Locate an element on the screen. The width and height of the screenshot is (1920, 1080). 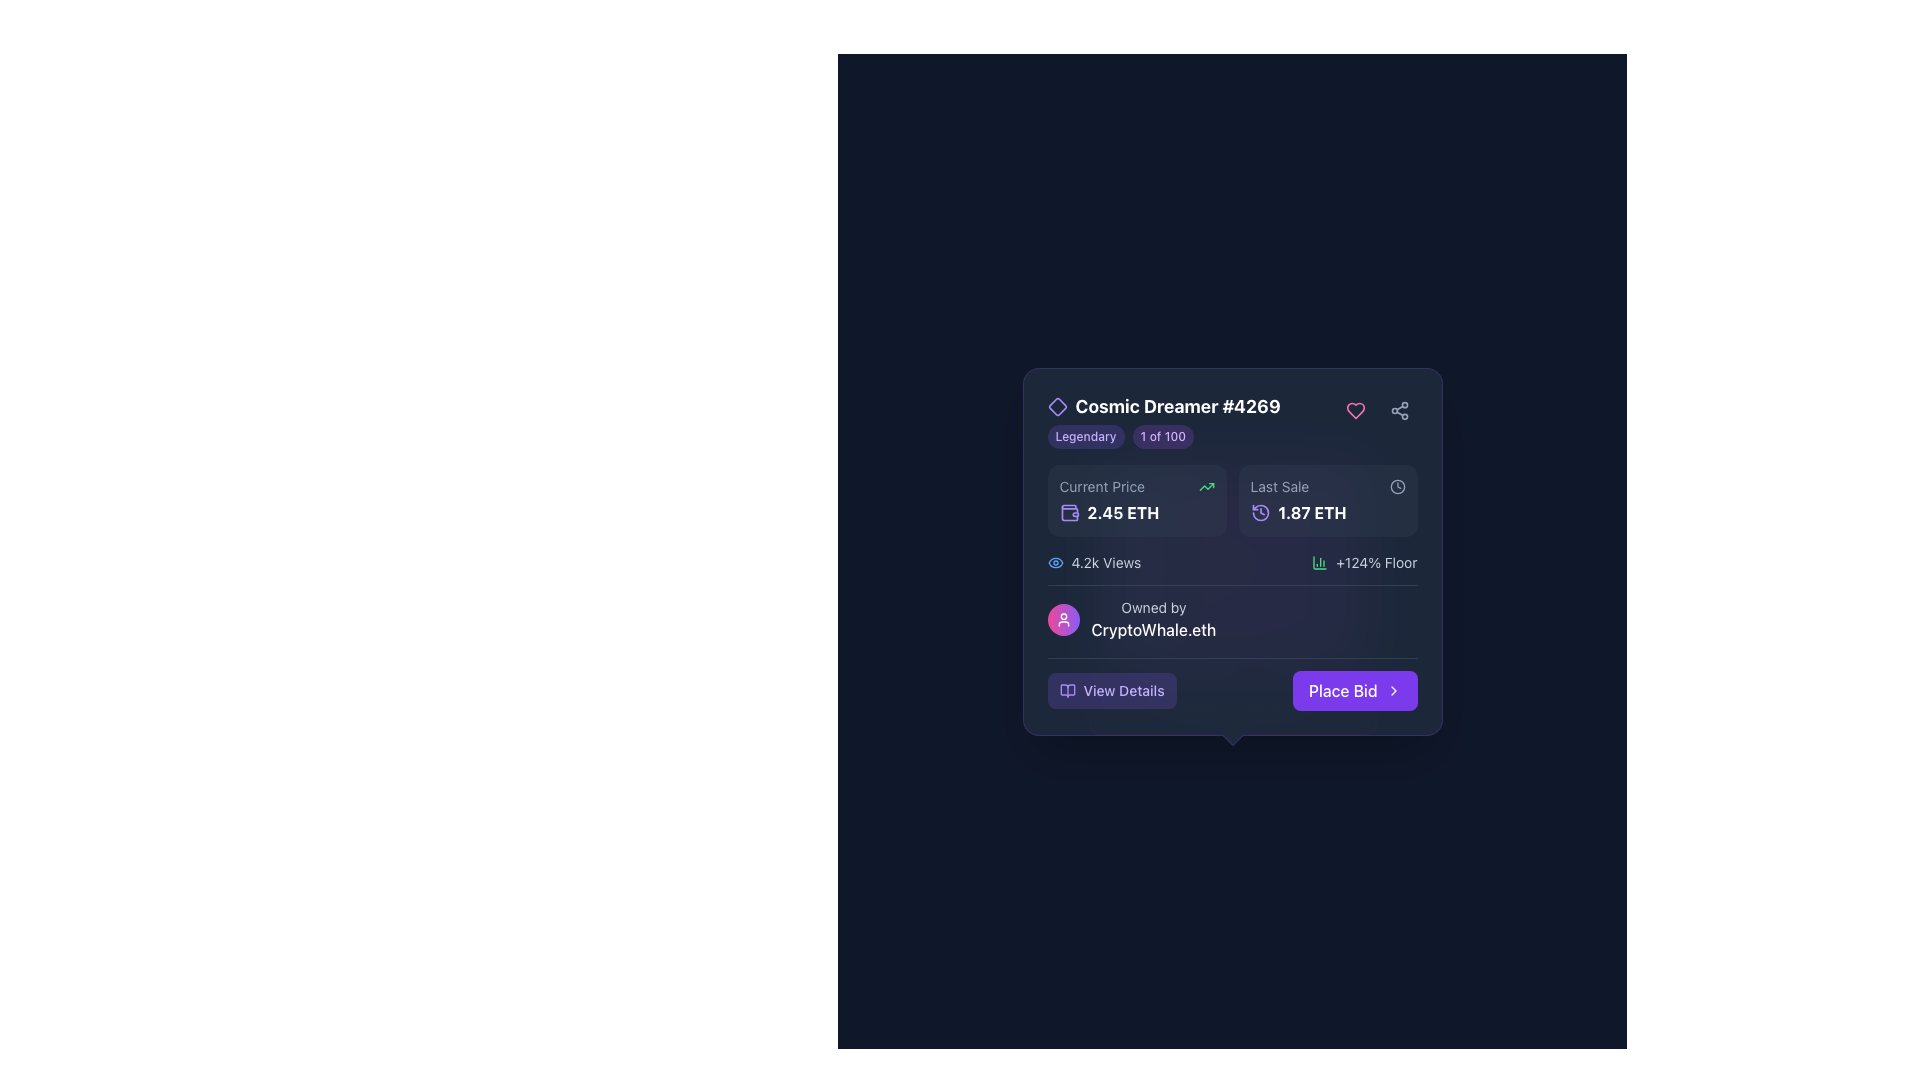
details of the textual UI component displaying 'Cosmic Dreamer #4269', which includes the title, rarity label 'Legendary', and edition '1 of 100', along with the diamond-shaped icon on the left is located at coordinates (1164, 419).